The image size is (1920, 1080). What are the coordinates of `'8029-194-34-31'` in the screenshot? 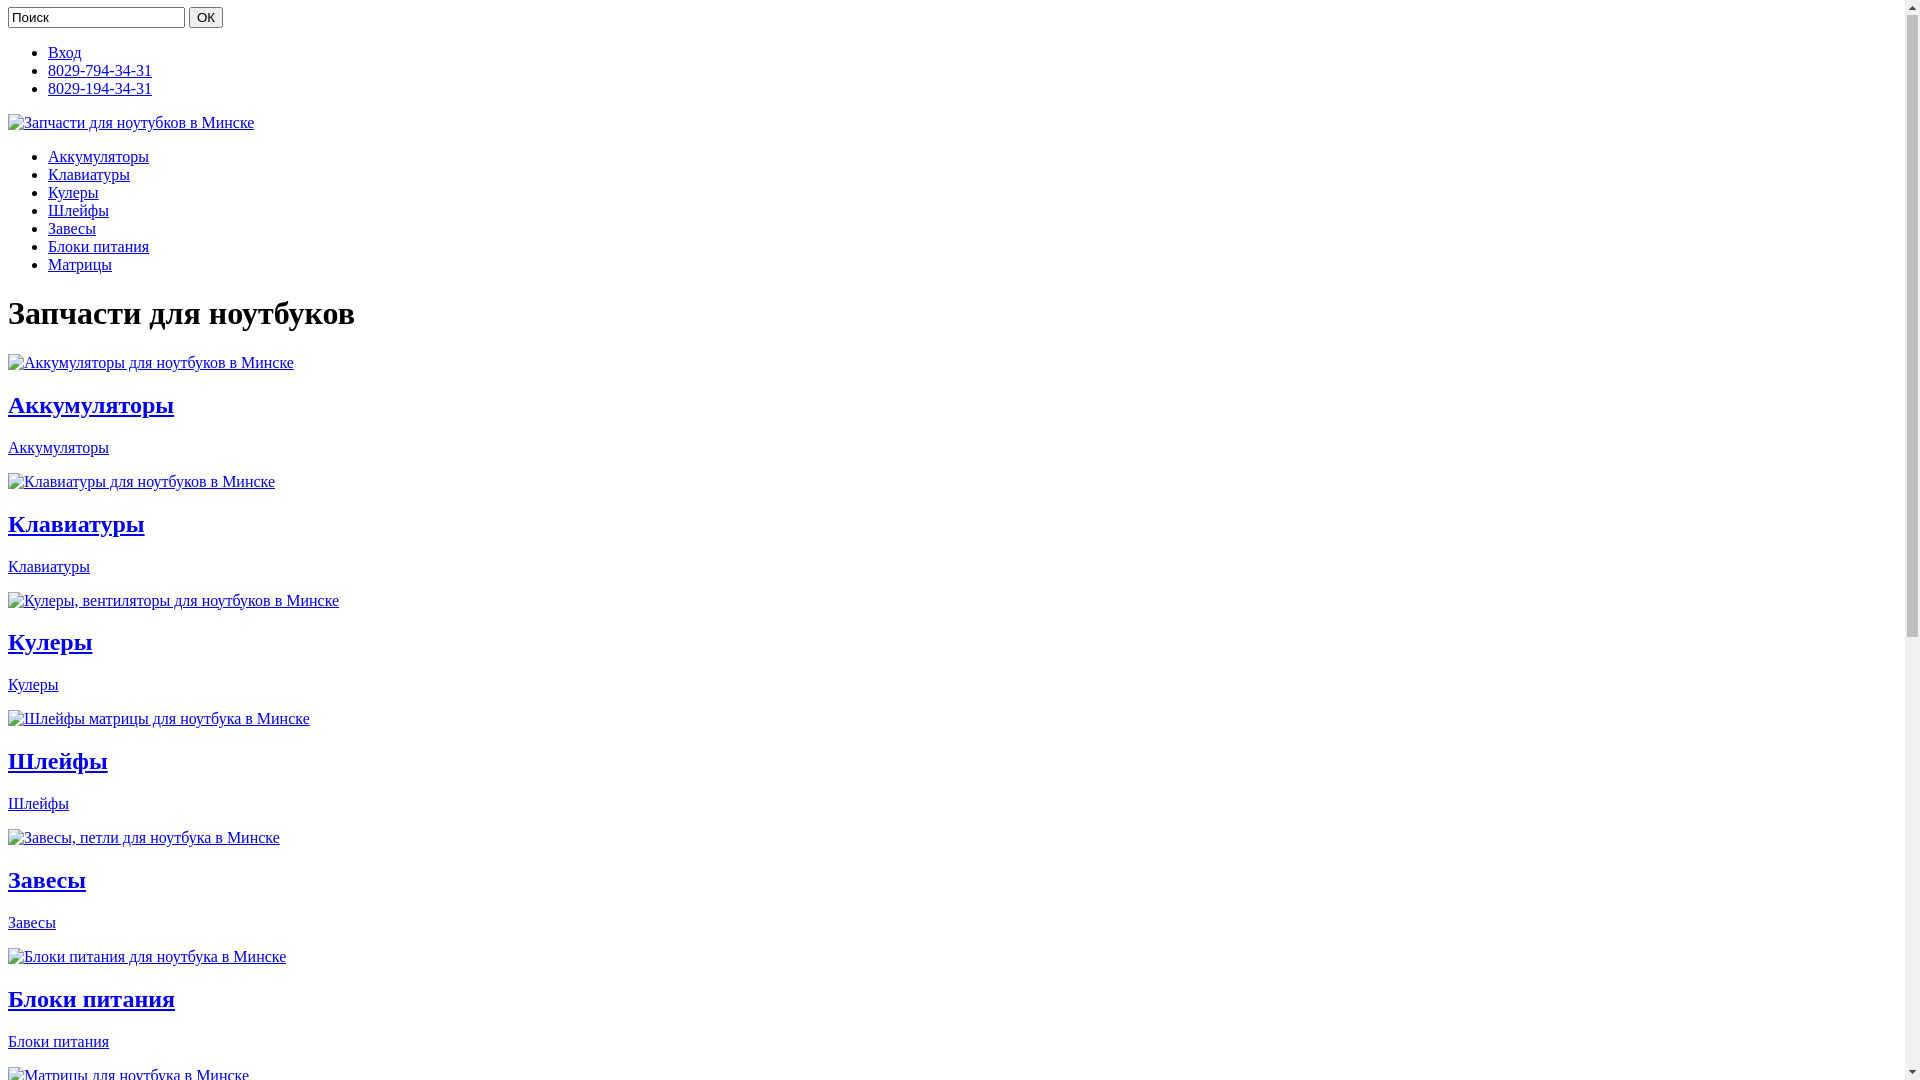 It's located at (99, 88).